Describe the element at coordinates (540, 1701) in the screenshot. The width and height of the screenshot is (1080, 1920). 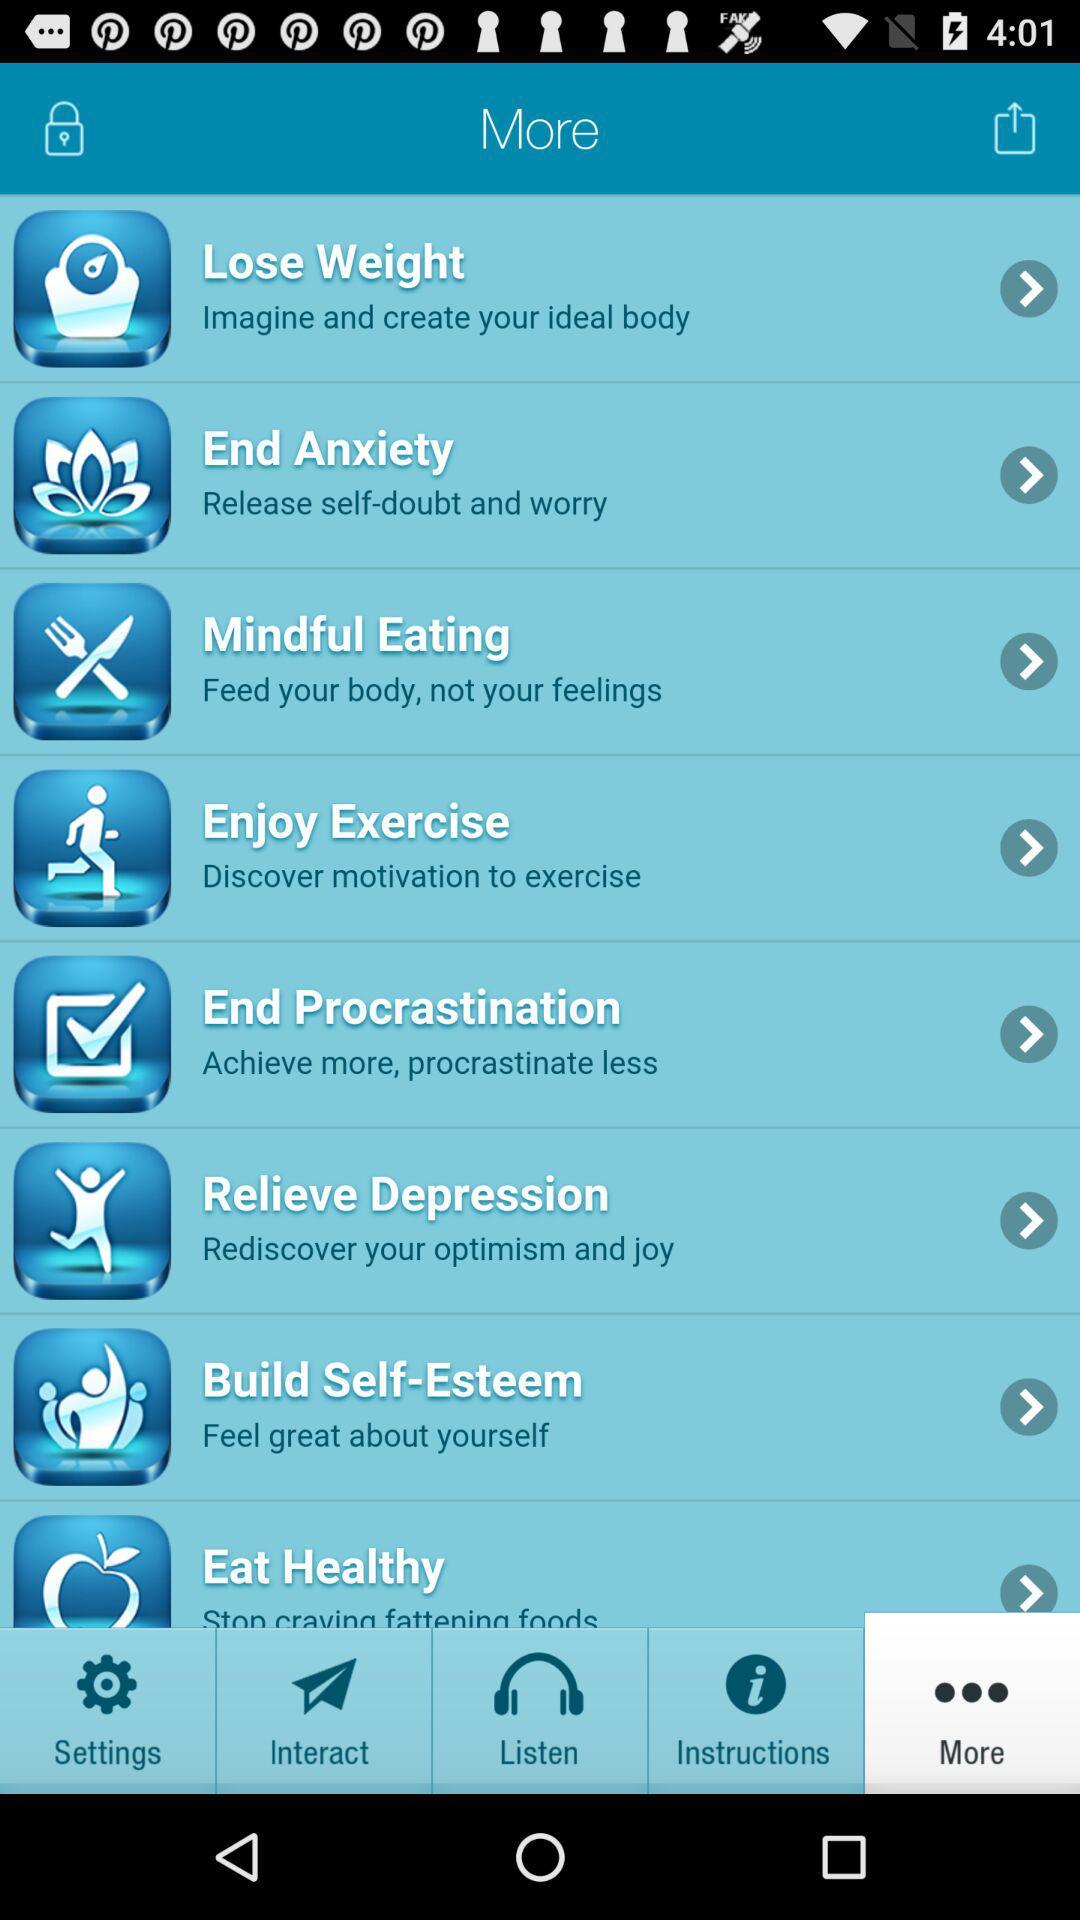
I see `listen` at that location.